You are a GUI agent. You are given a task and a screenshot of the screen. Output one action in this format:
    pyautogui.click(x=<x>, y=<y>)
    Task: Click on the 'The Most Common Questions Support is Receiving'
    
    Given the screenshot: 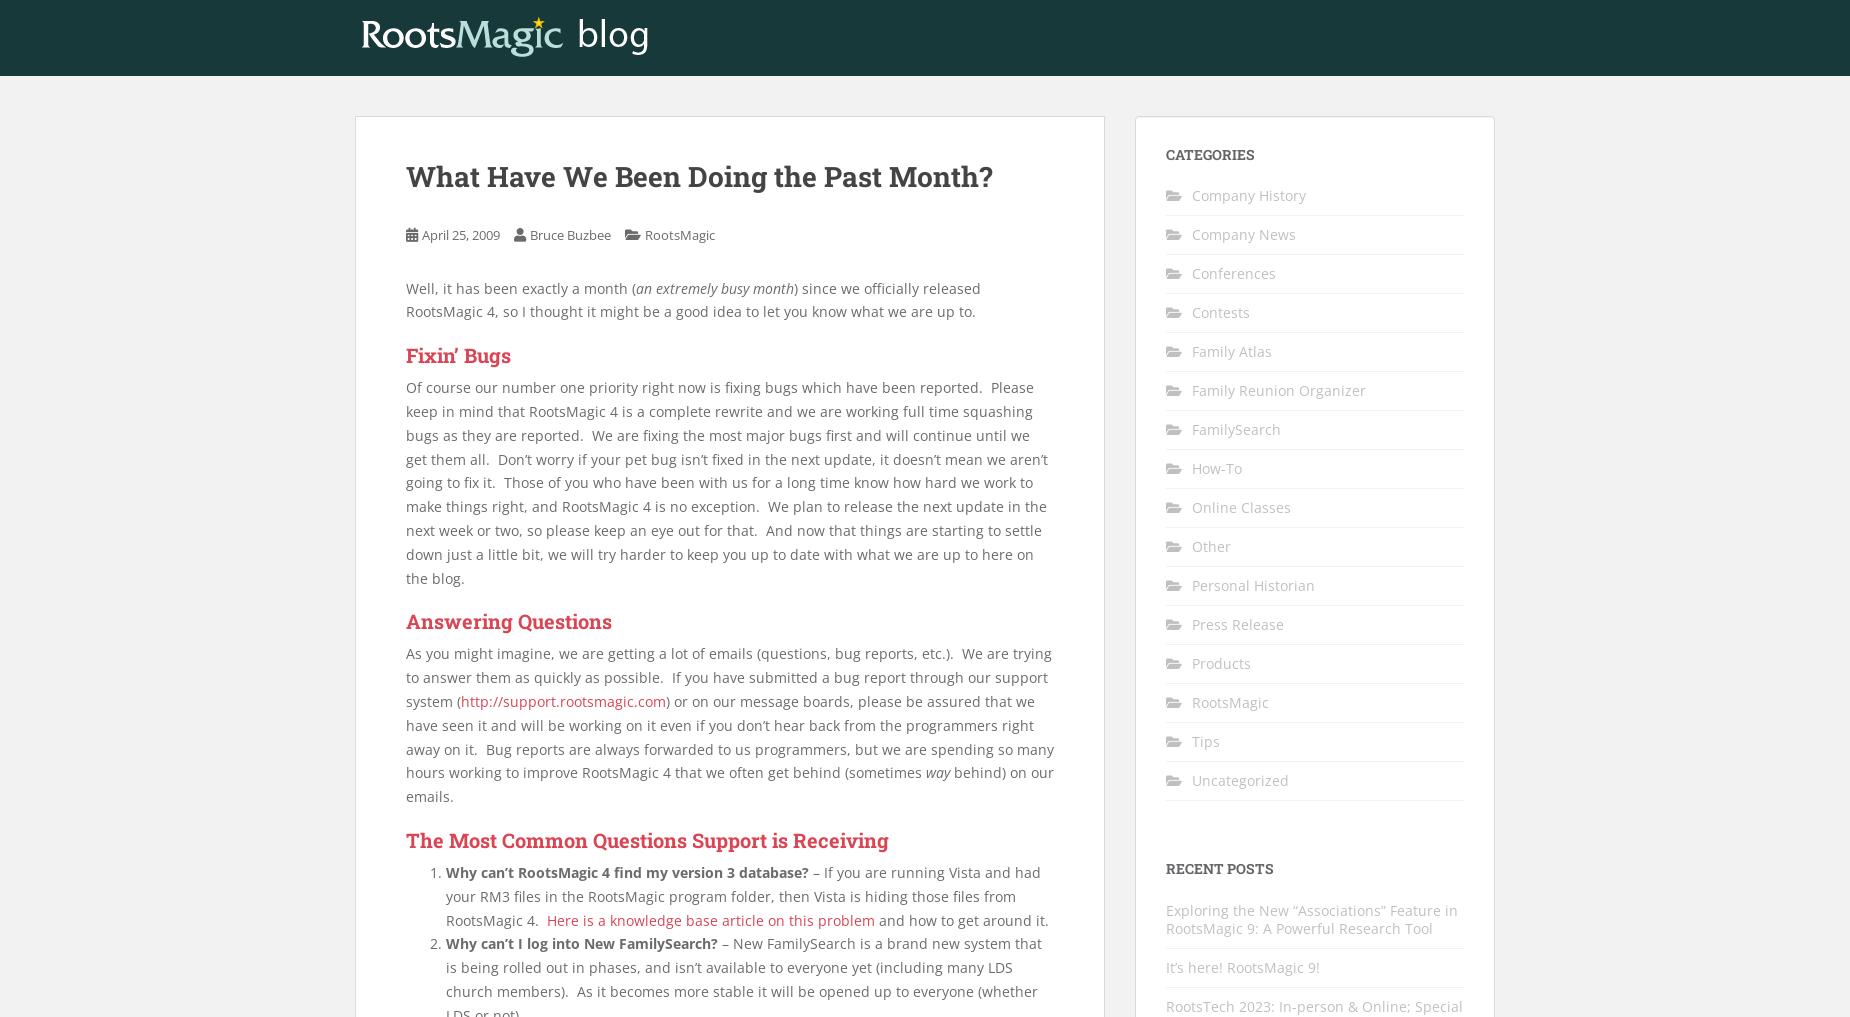 What is the action you would take?
    pyautogui.click(x=647, y=838)
    